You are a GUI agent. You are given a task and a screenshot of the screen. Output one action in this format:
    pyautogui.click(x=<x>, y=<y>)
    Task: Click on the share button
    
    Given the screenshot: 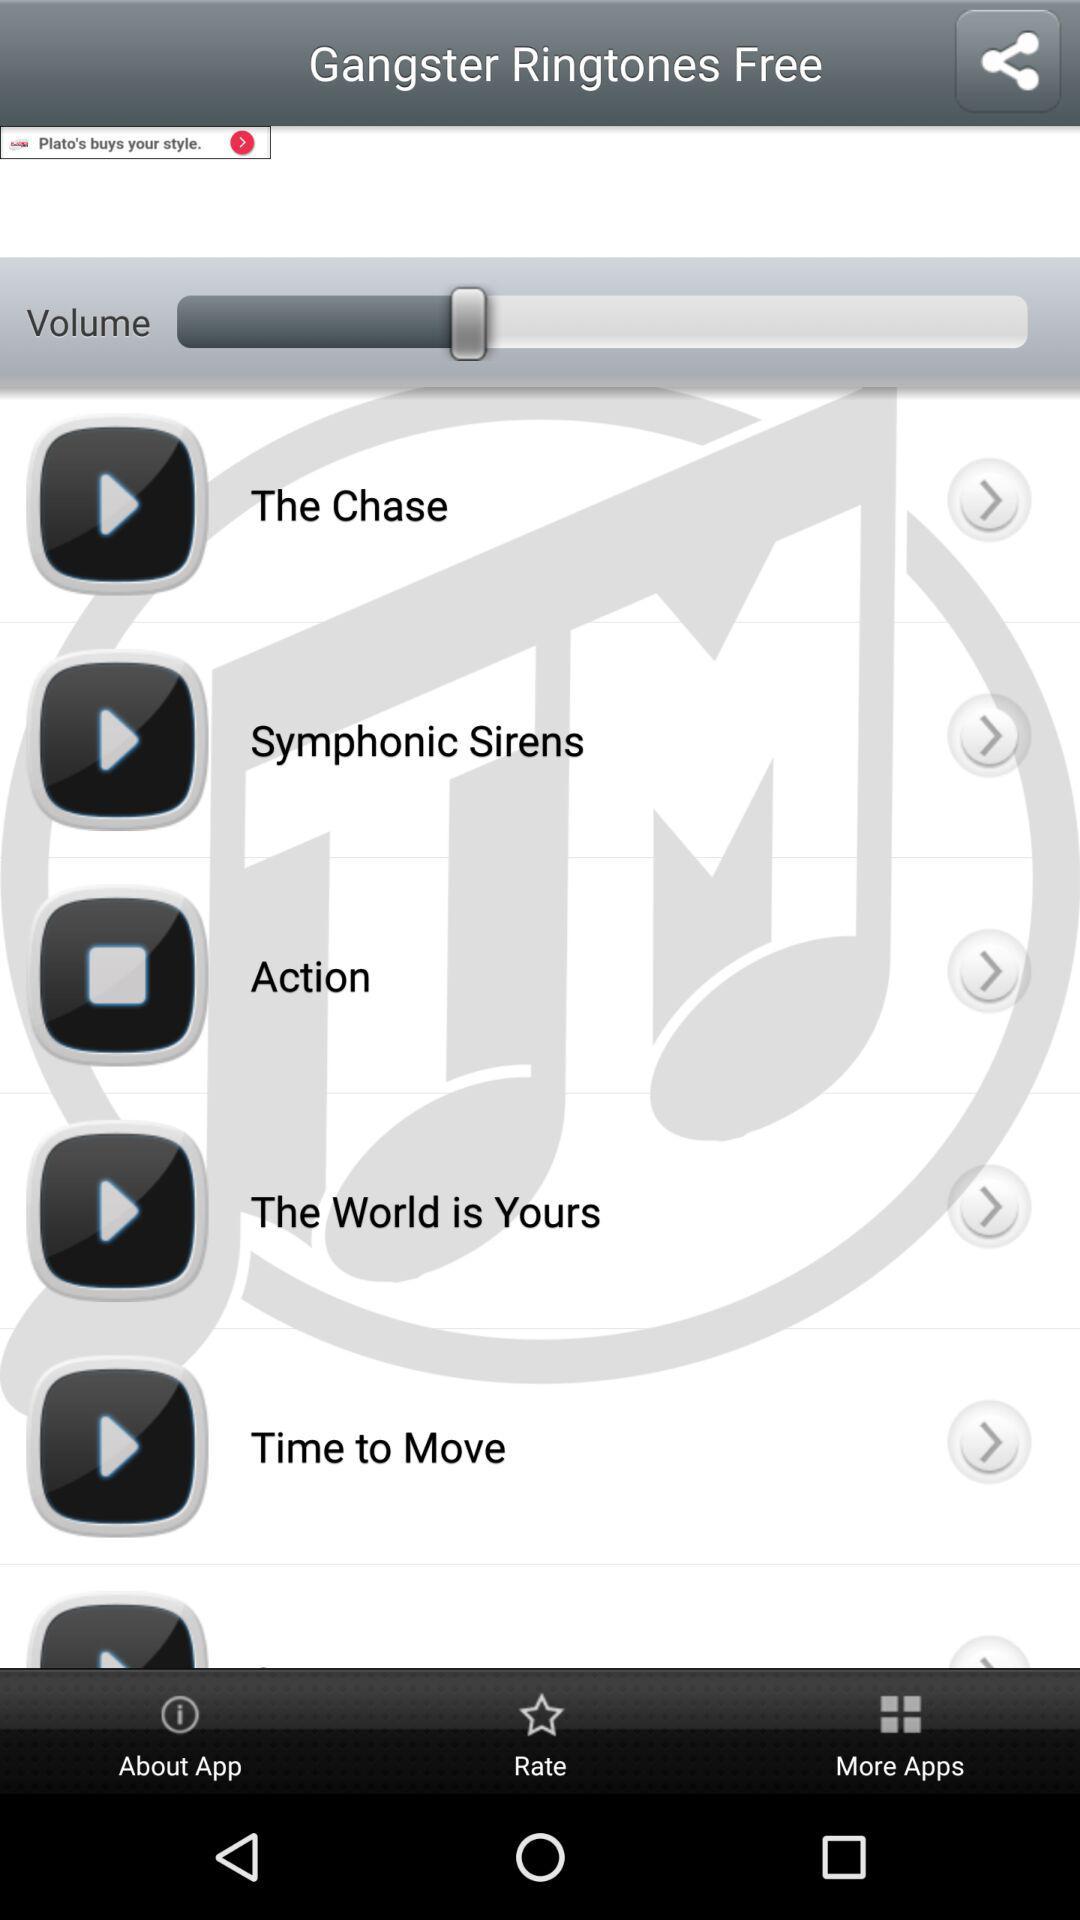 What is the action you would take?
    pyautogui.click(x=1007, y=62)
    